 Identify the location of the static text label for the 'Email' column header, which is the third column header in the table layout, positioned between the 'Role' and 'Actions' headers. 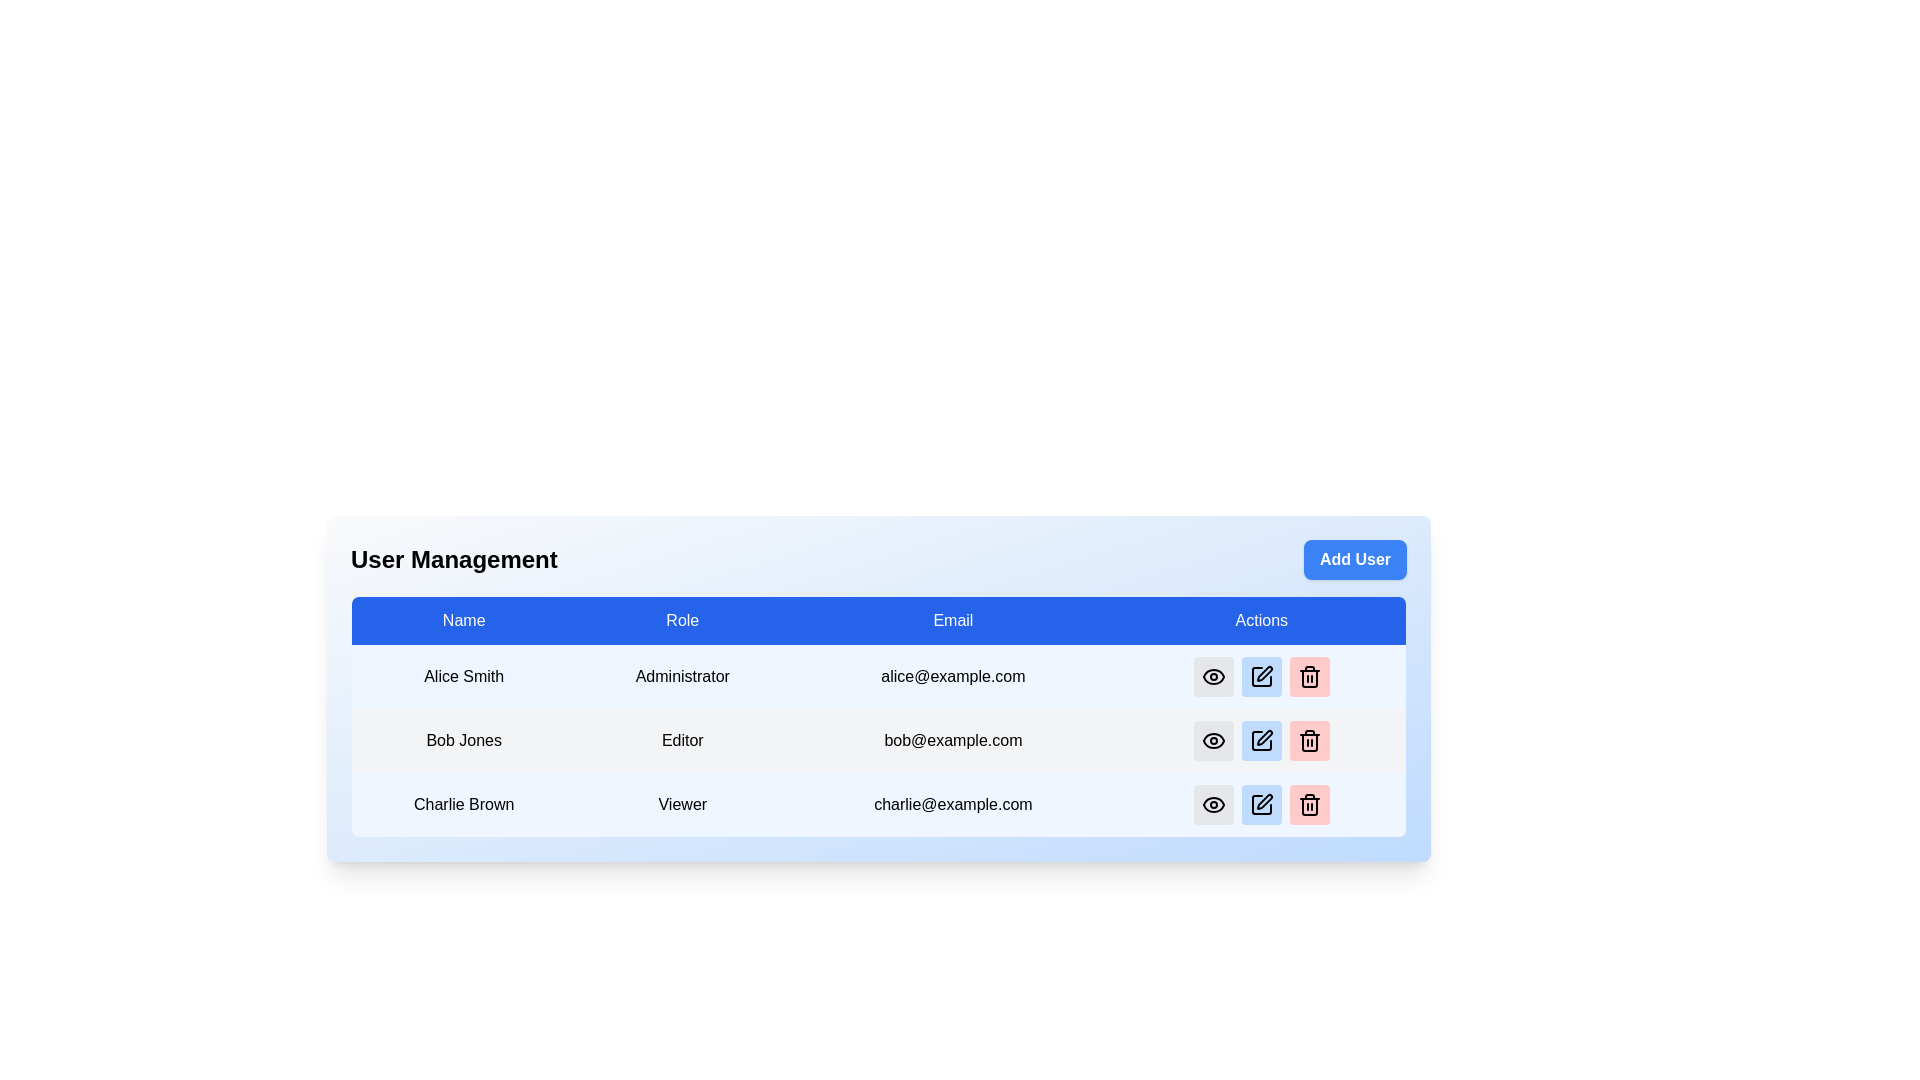
(952, 619).